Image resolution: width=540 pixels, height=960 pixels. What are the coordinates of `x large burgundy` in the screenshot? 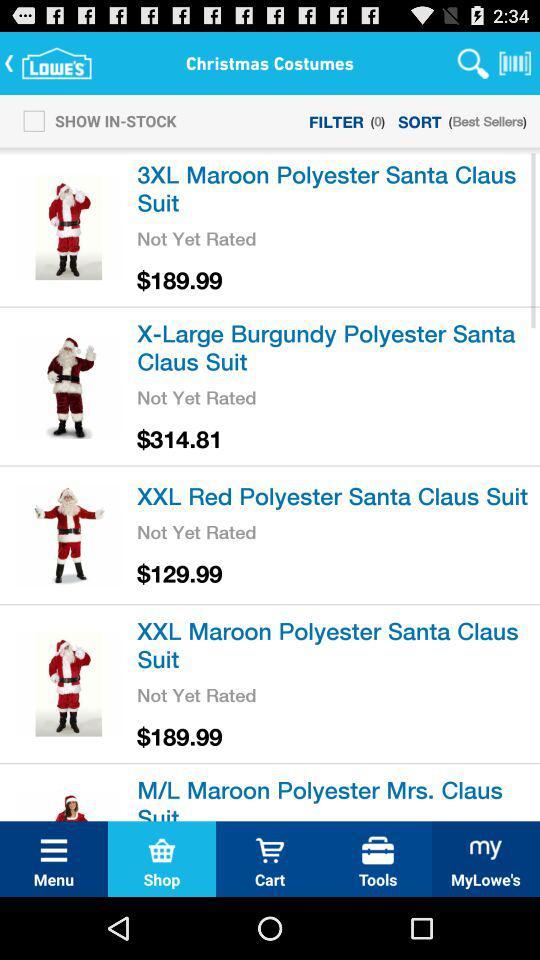 It's located at (335, 346).